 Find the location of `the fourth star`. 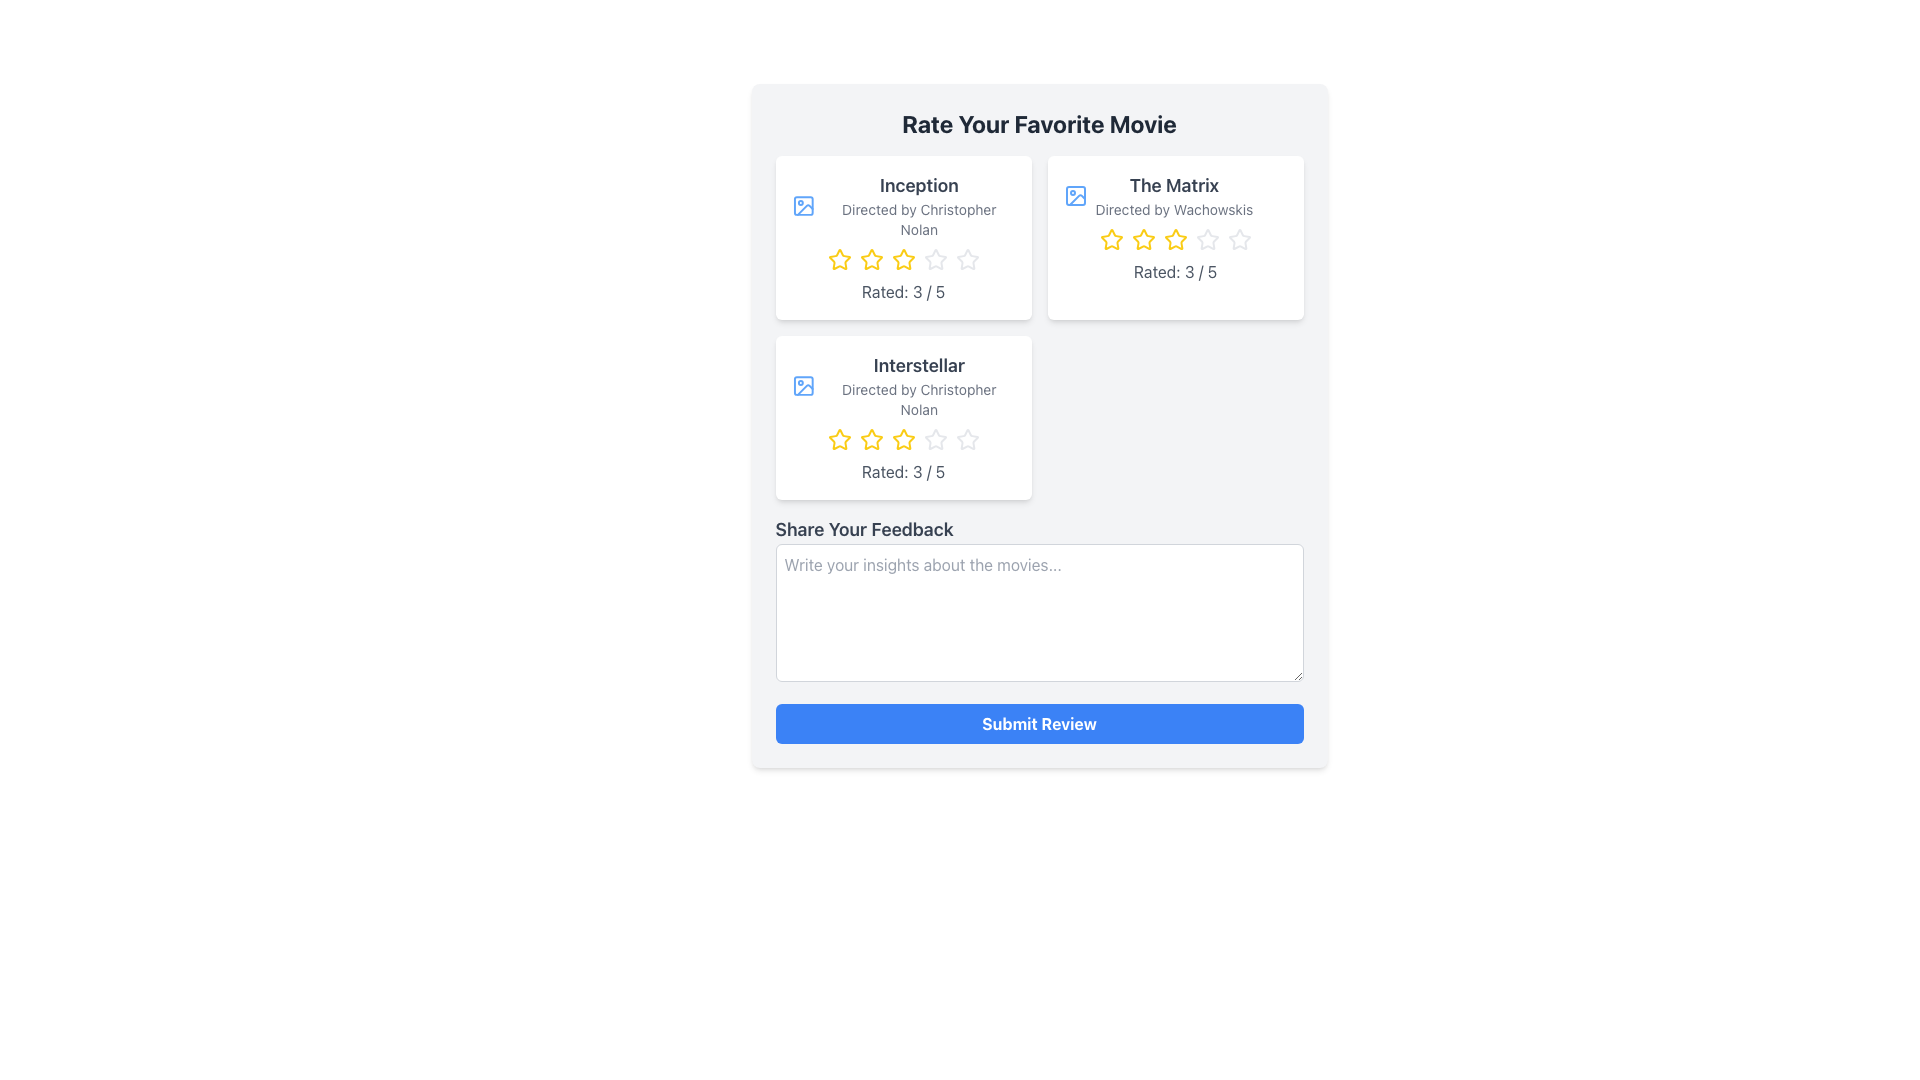

the fourth star is located at coordinates (967, 438).